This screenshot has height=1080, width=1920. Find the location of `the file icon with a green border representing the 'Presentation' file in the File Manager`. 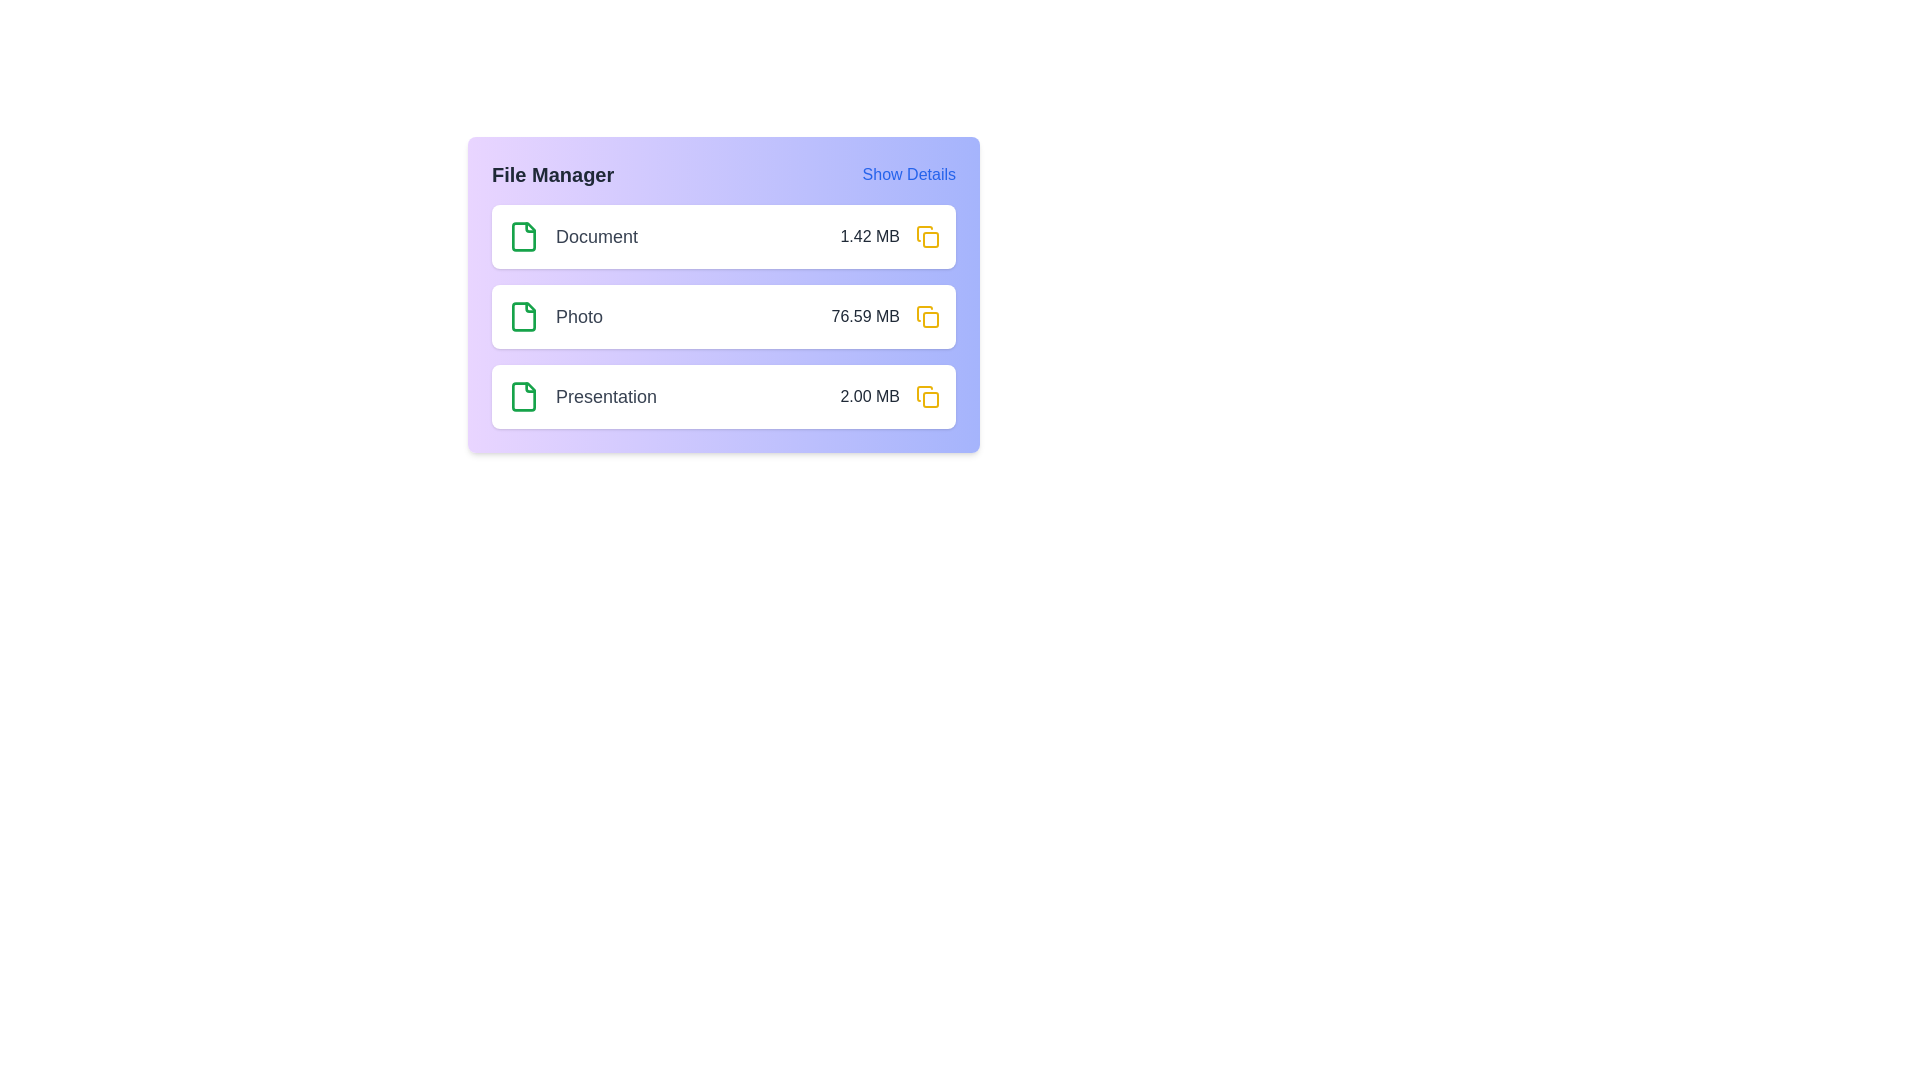

the file icon with a green border representing the 'Presentation' file in the File Manager is located at coordinates (523, 397).